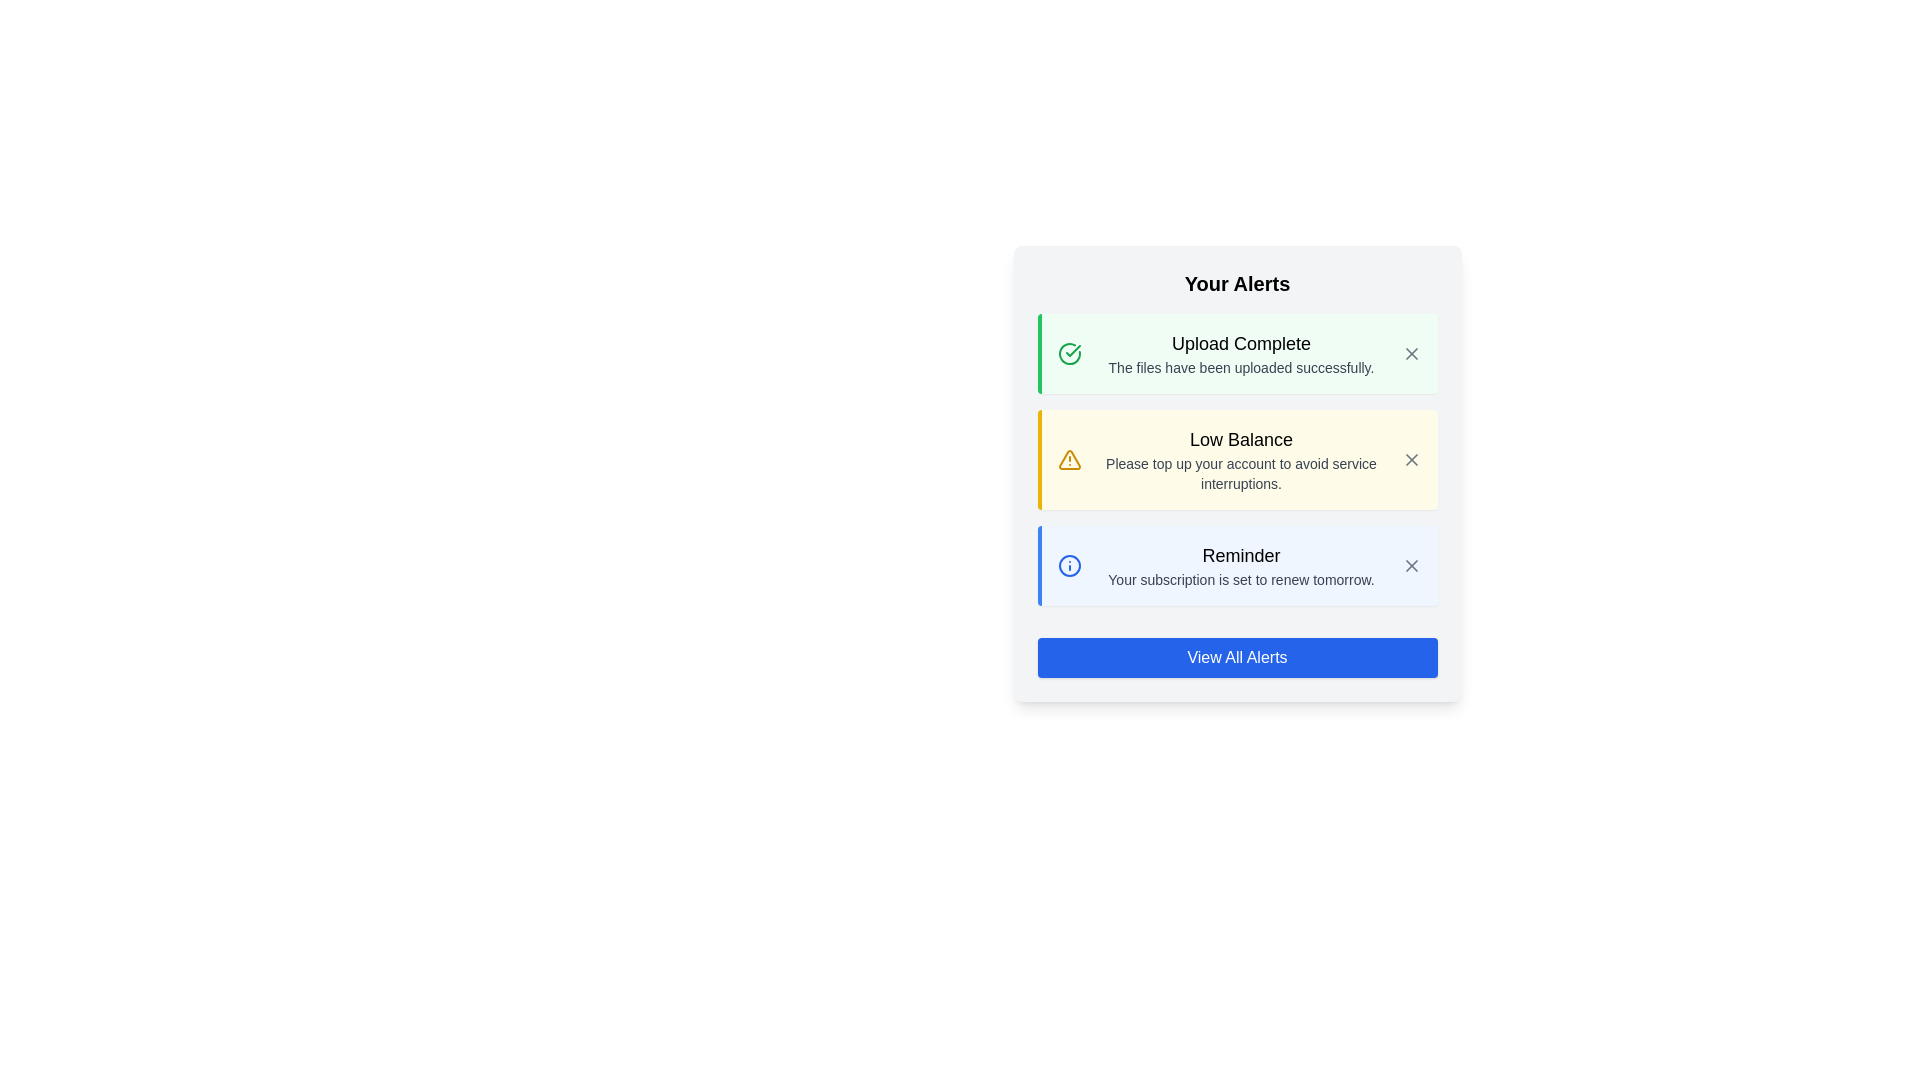 The height and width of the screenshot is (1080, 1920). Describe the element at coordinates (1236, 474) in the screenshot. I see `information inside the Notification Card titled 'Low Balance' which contains a warning icon and a close button at the top-right corner` at that location.